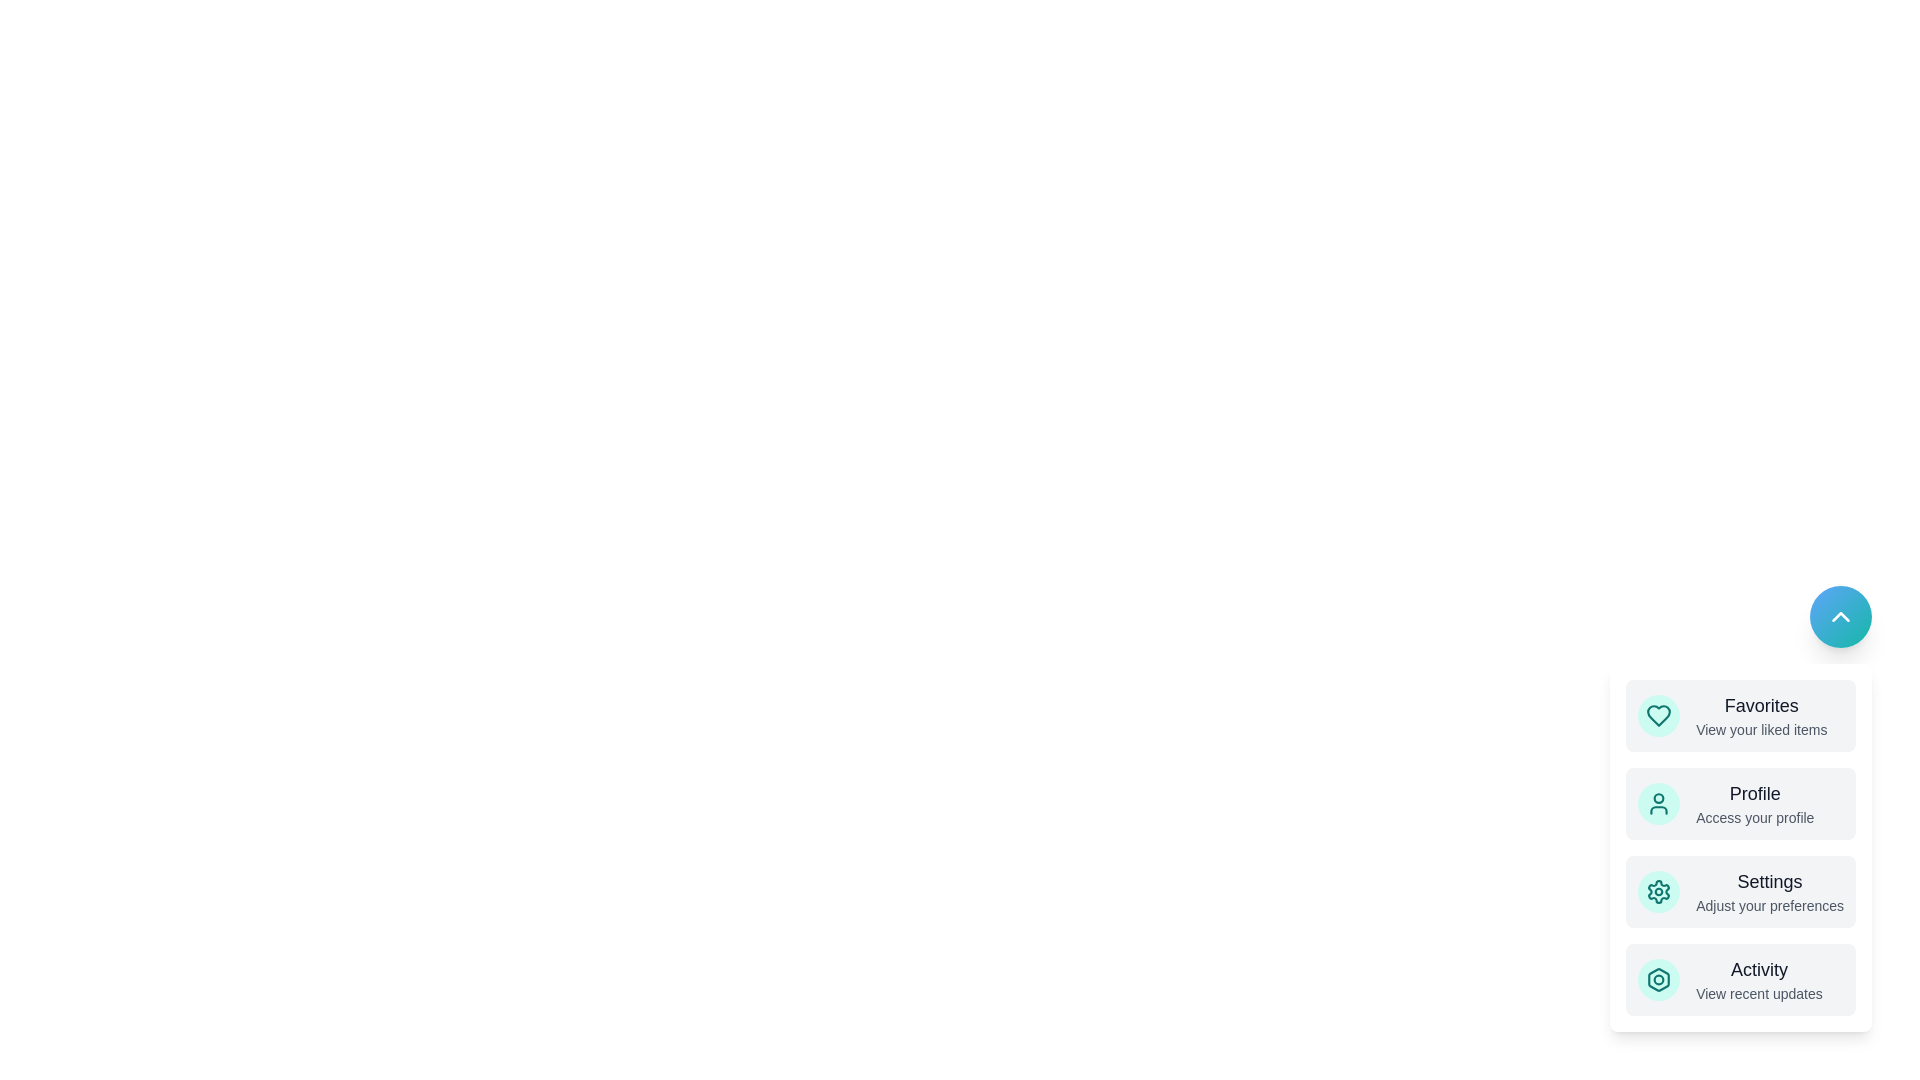 Image resolution: width=1920 pixels, height=1080 pixels. Describe the element at coordinates (1740, 715) in the screenshot. I see `the menu option labeled Favorites` at that location.